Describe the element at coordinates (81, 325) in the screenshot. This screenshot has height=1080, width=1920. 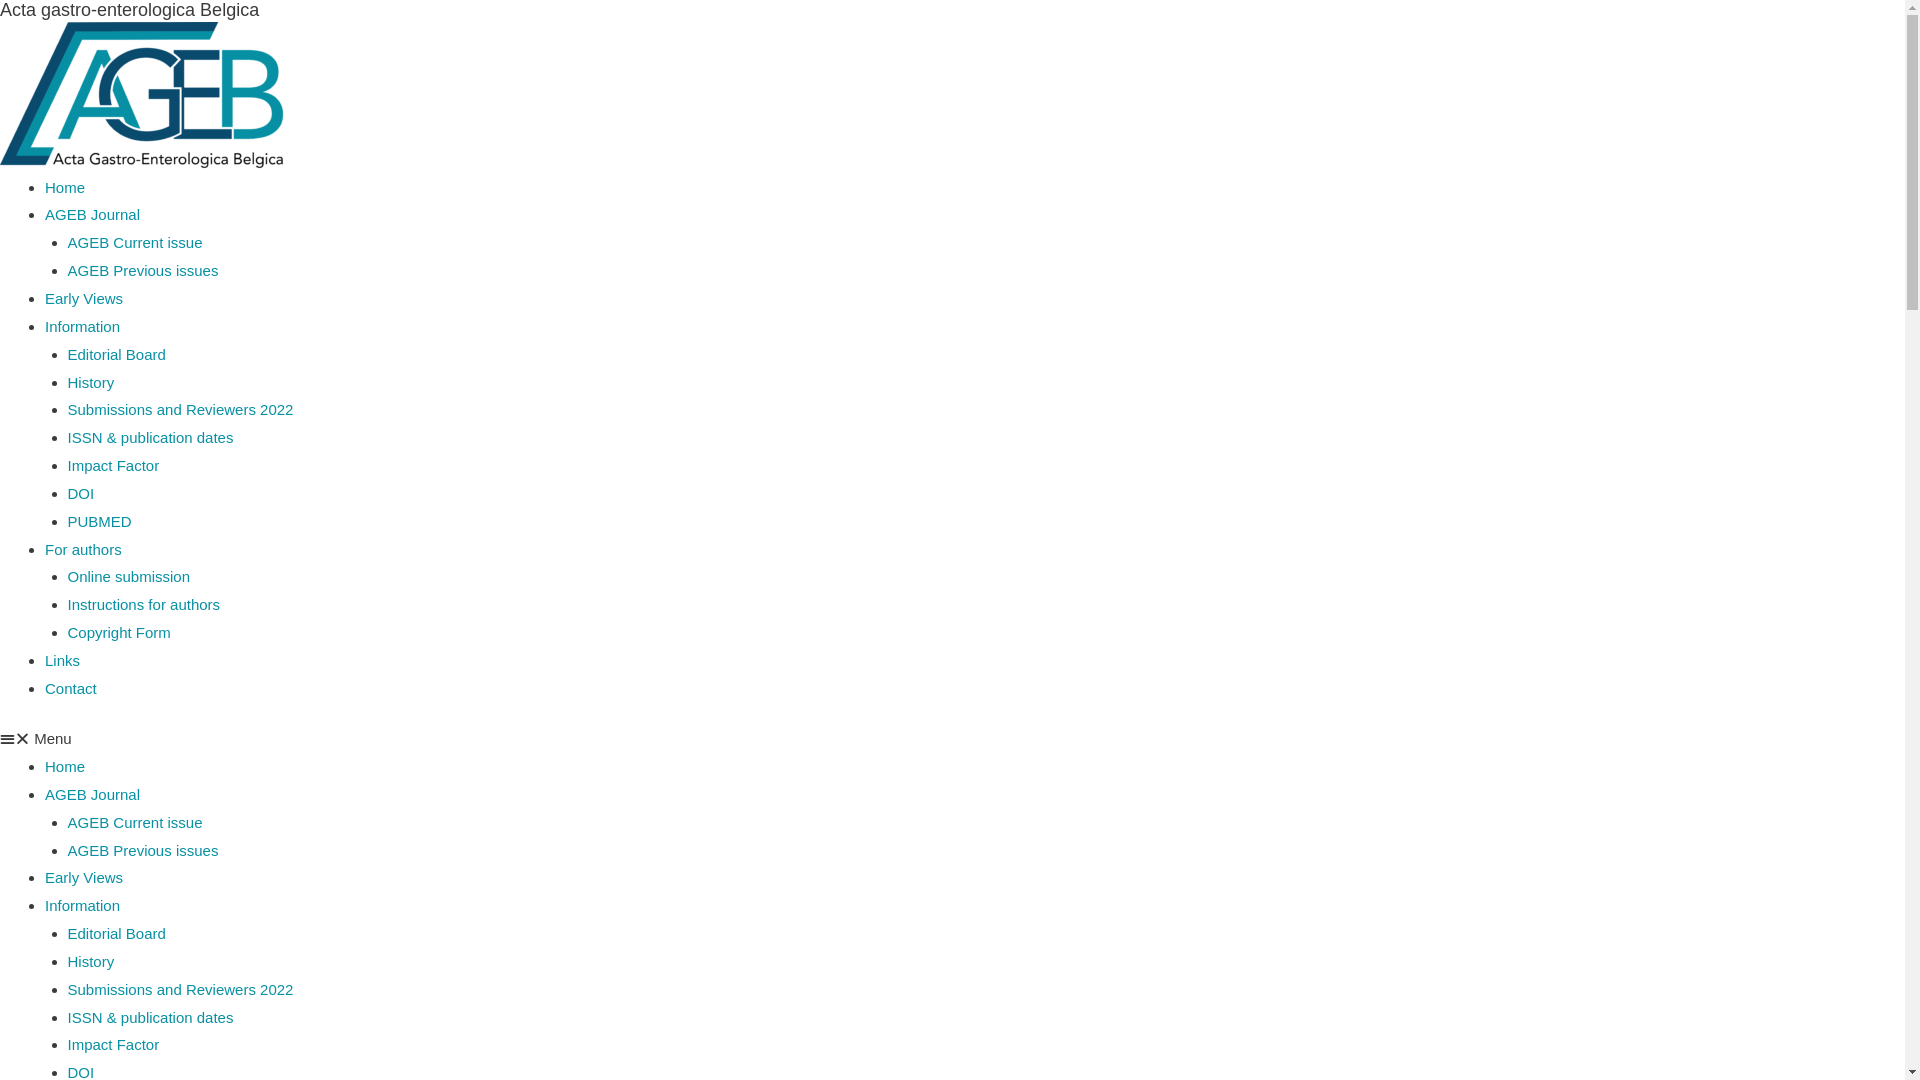
I see `'Information'` at that location.